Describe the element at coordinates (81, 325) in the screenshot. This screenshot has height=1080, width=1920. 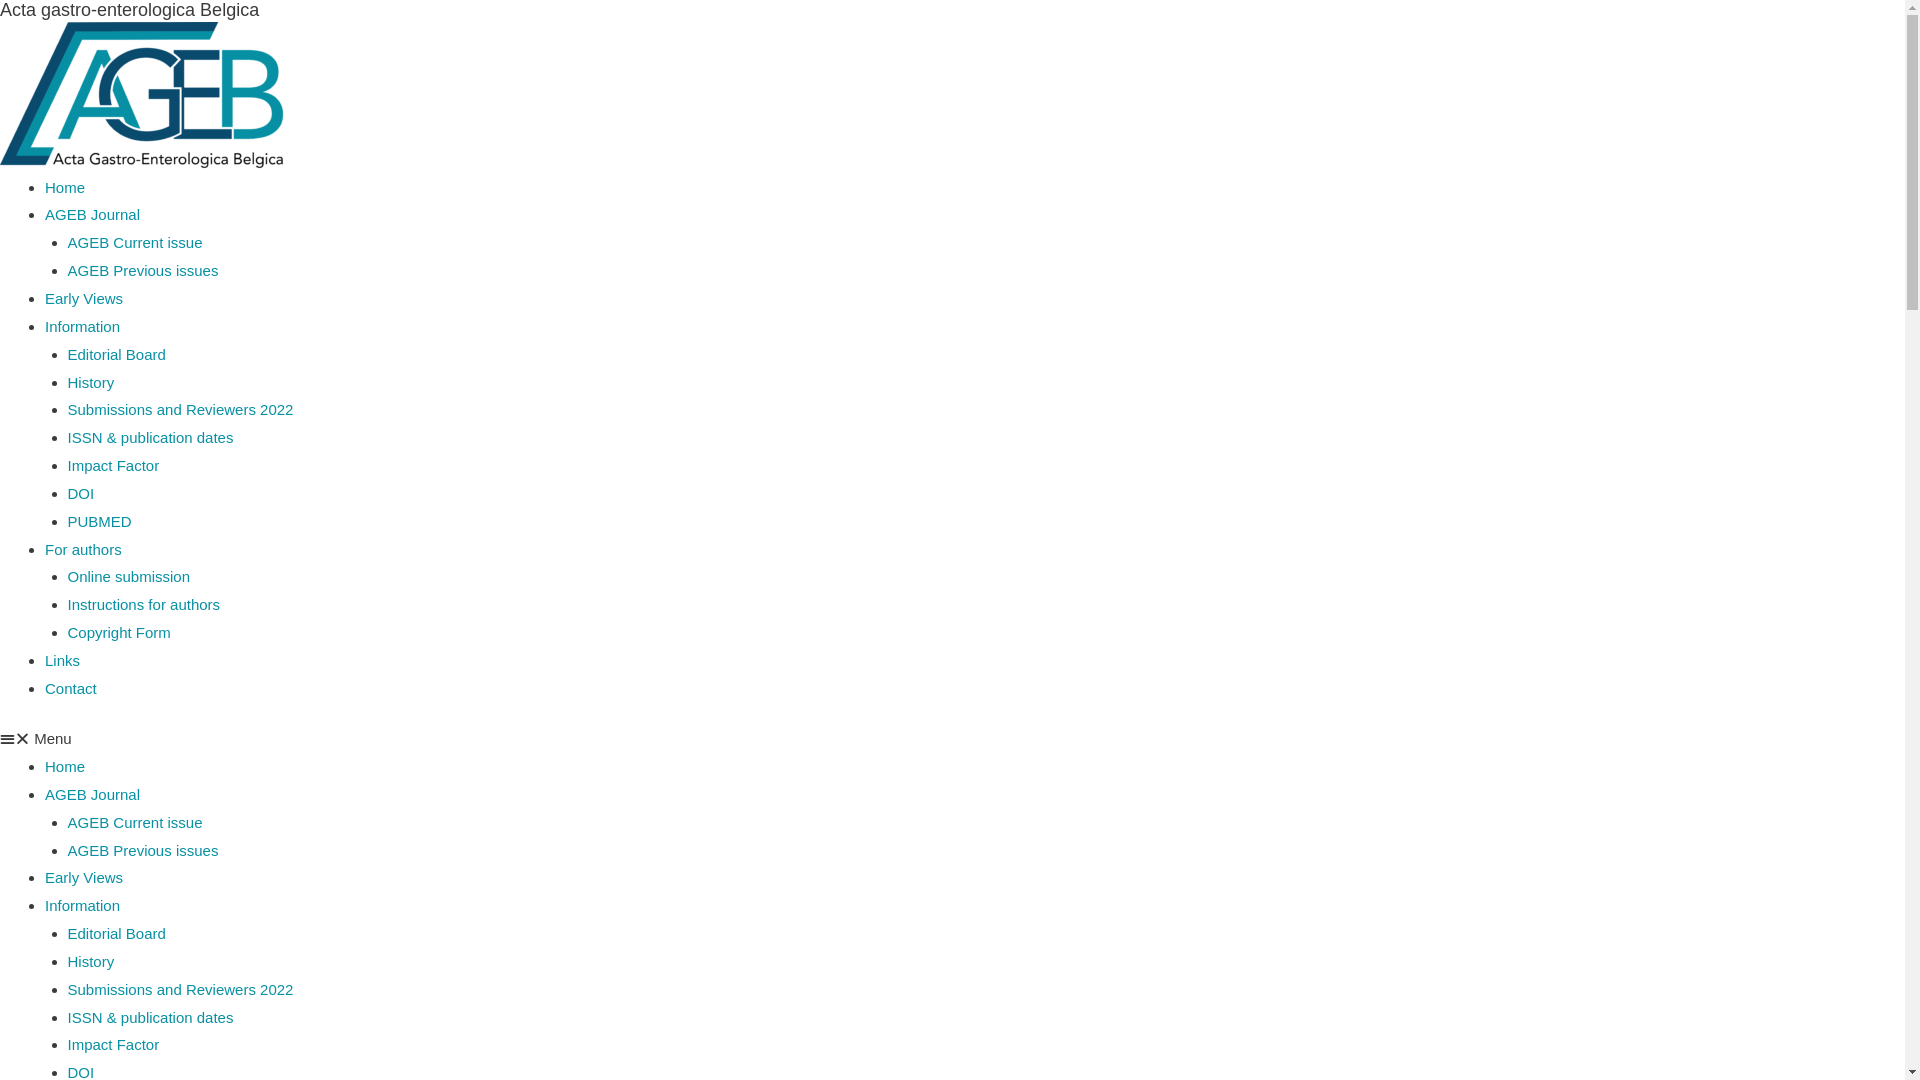
I see `'Information'` at that location.